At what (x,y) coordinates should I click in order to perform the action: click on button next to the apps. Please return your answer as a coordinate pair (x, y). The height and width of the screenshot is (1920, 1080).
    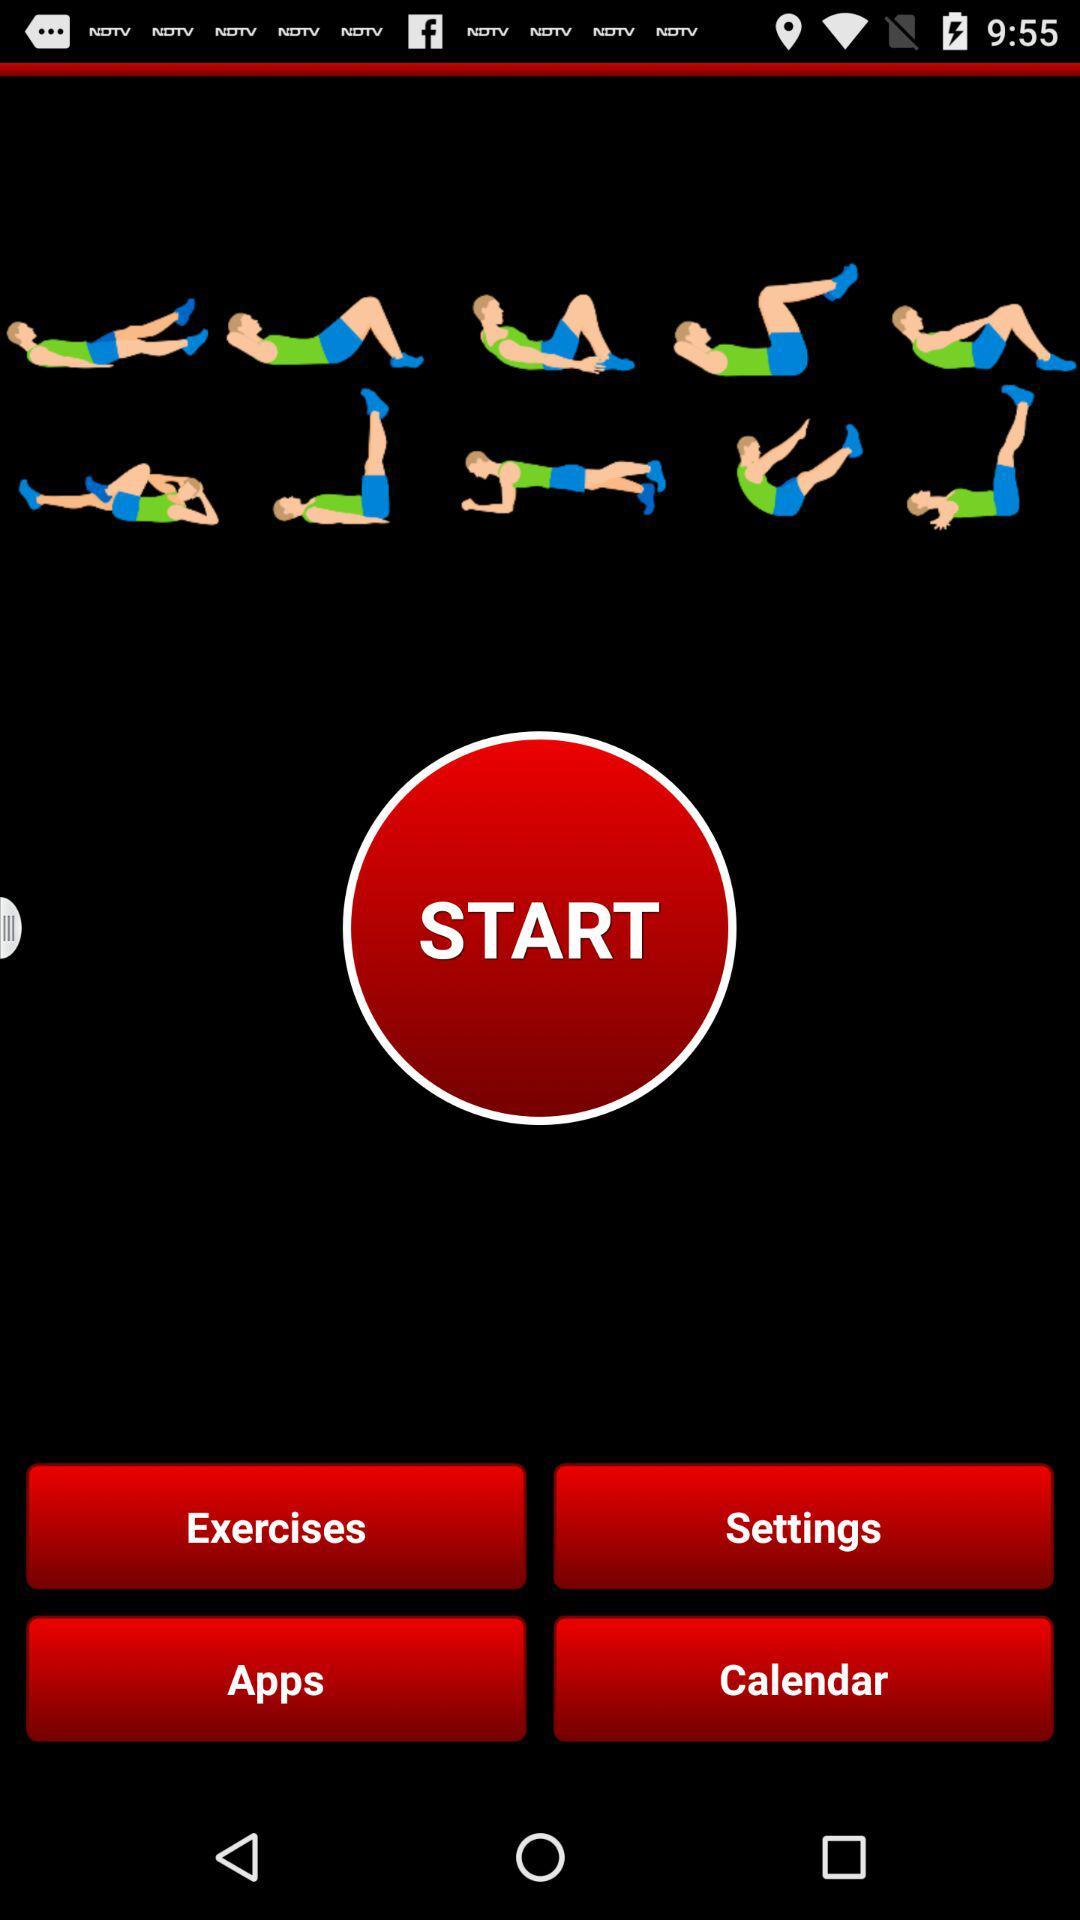
    Looking at the image, I should click on (802, 1678).